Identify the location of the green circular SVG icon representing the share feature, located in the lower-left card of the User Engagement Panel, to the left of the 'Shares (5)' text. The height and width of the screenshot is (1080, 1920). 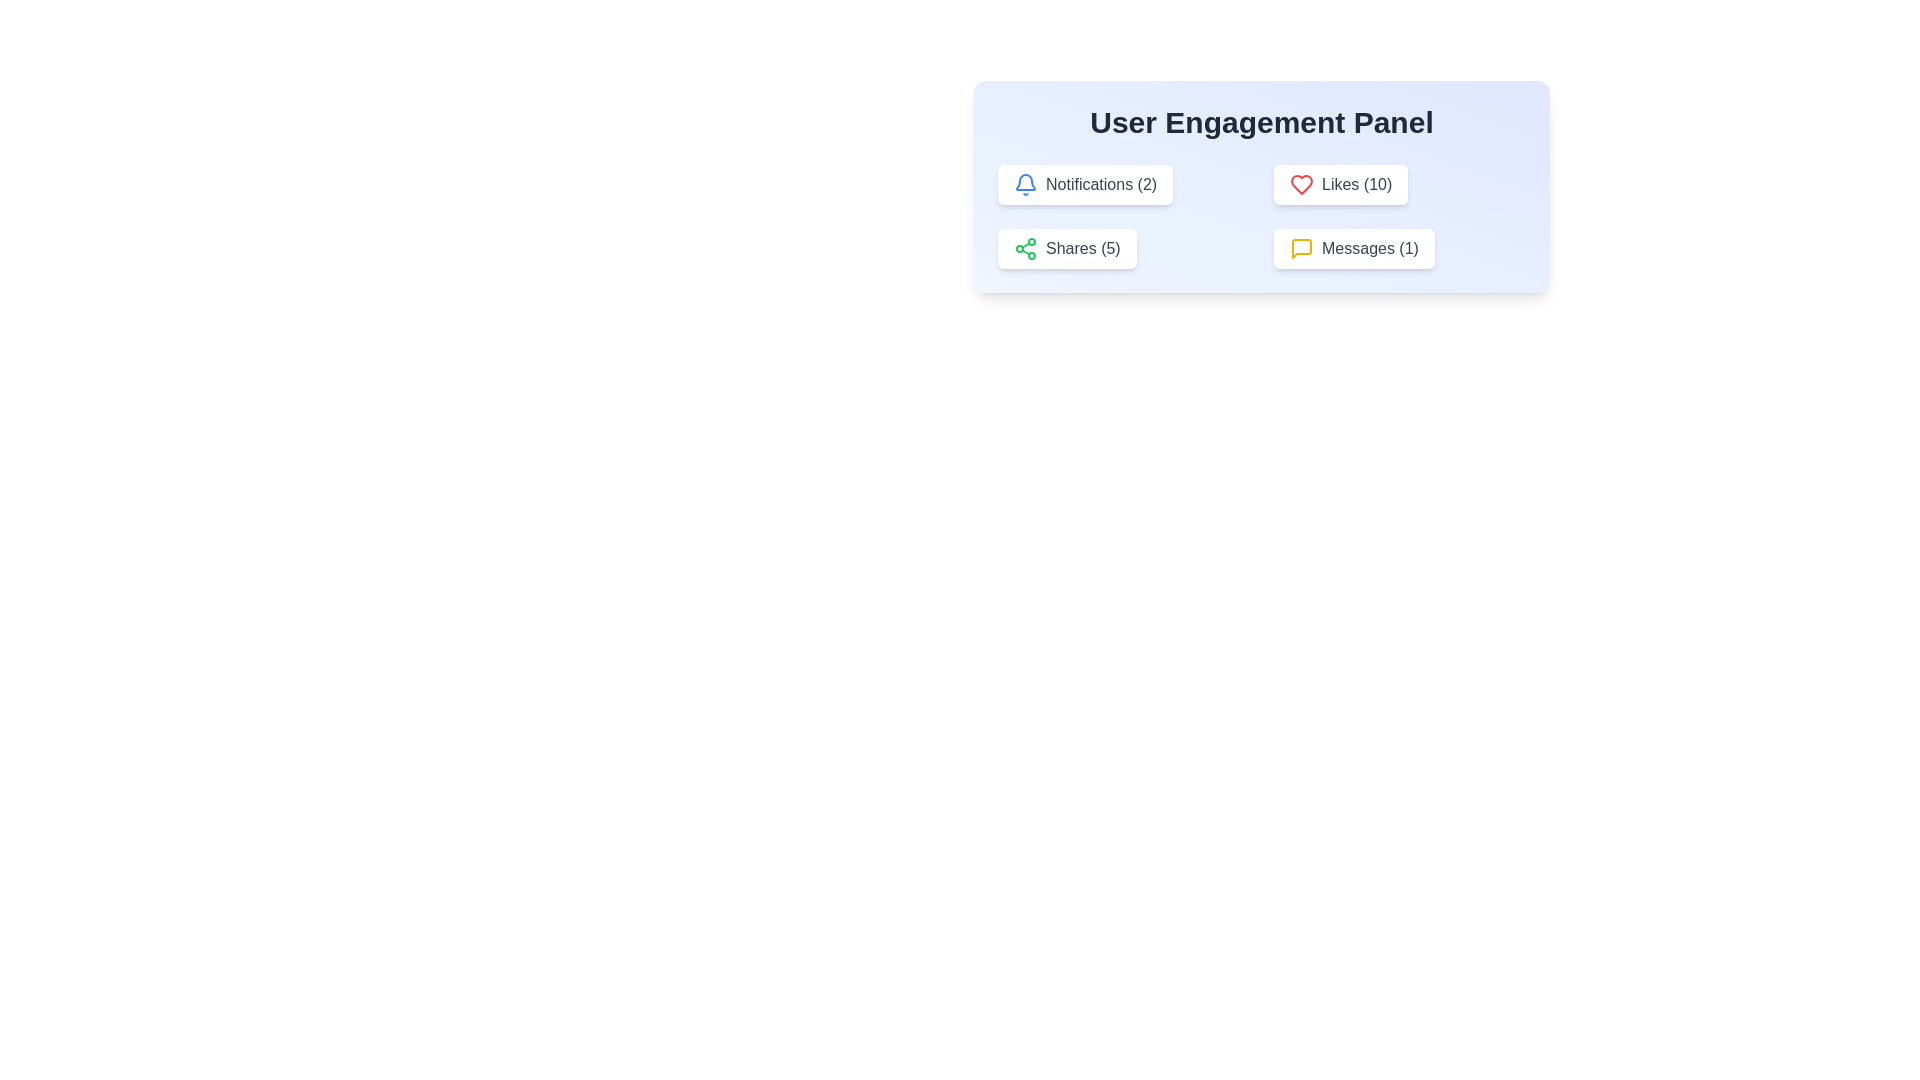
(1026, 248).